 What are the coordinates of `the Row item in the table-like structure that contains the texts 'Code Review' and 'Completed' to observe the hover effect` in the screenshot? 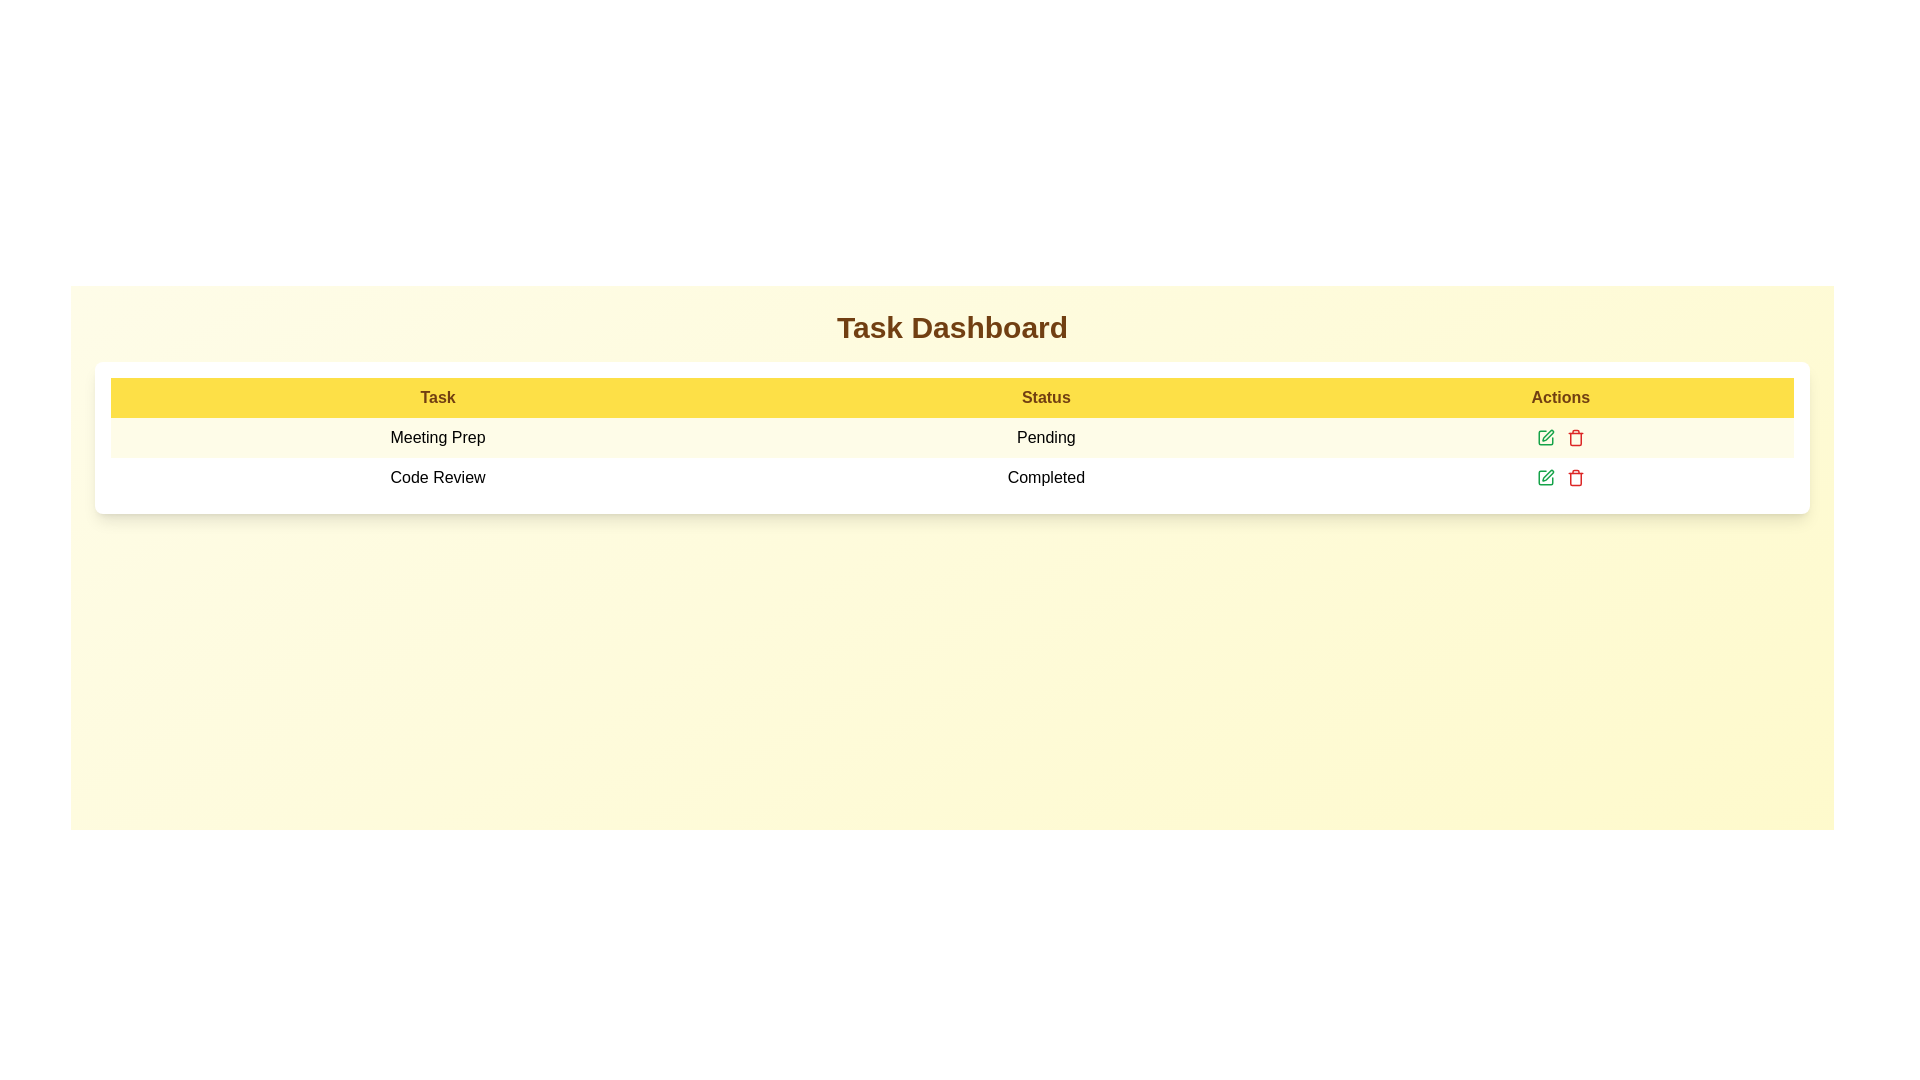 It's located at (951, 478).